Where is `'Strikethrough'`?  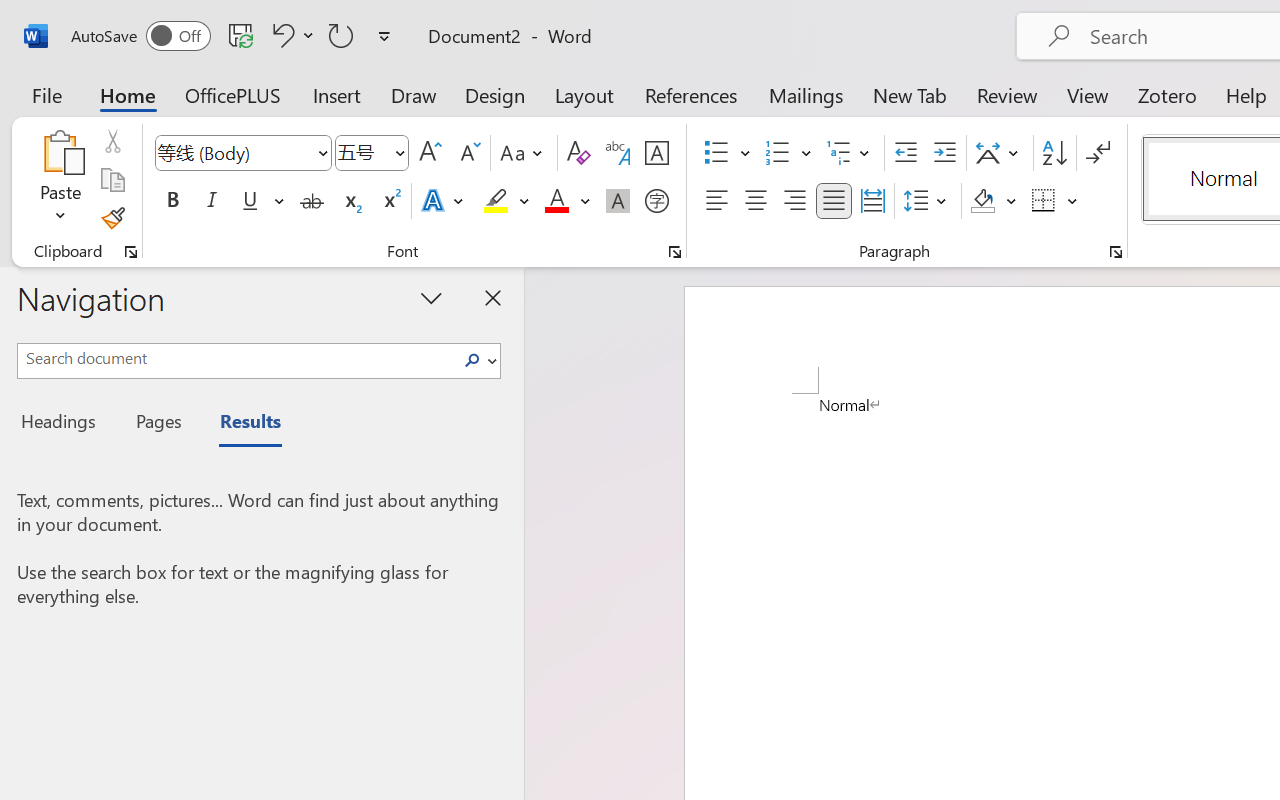
'Strikethrough' is located at coordinates (311, 201).